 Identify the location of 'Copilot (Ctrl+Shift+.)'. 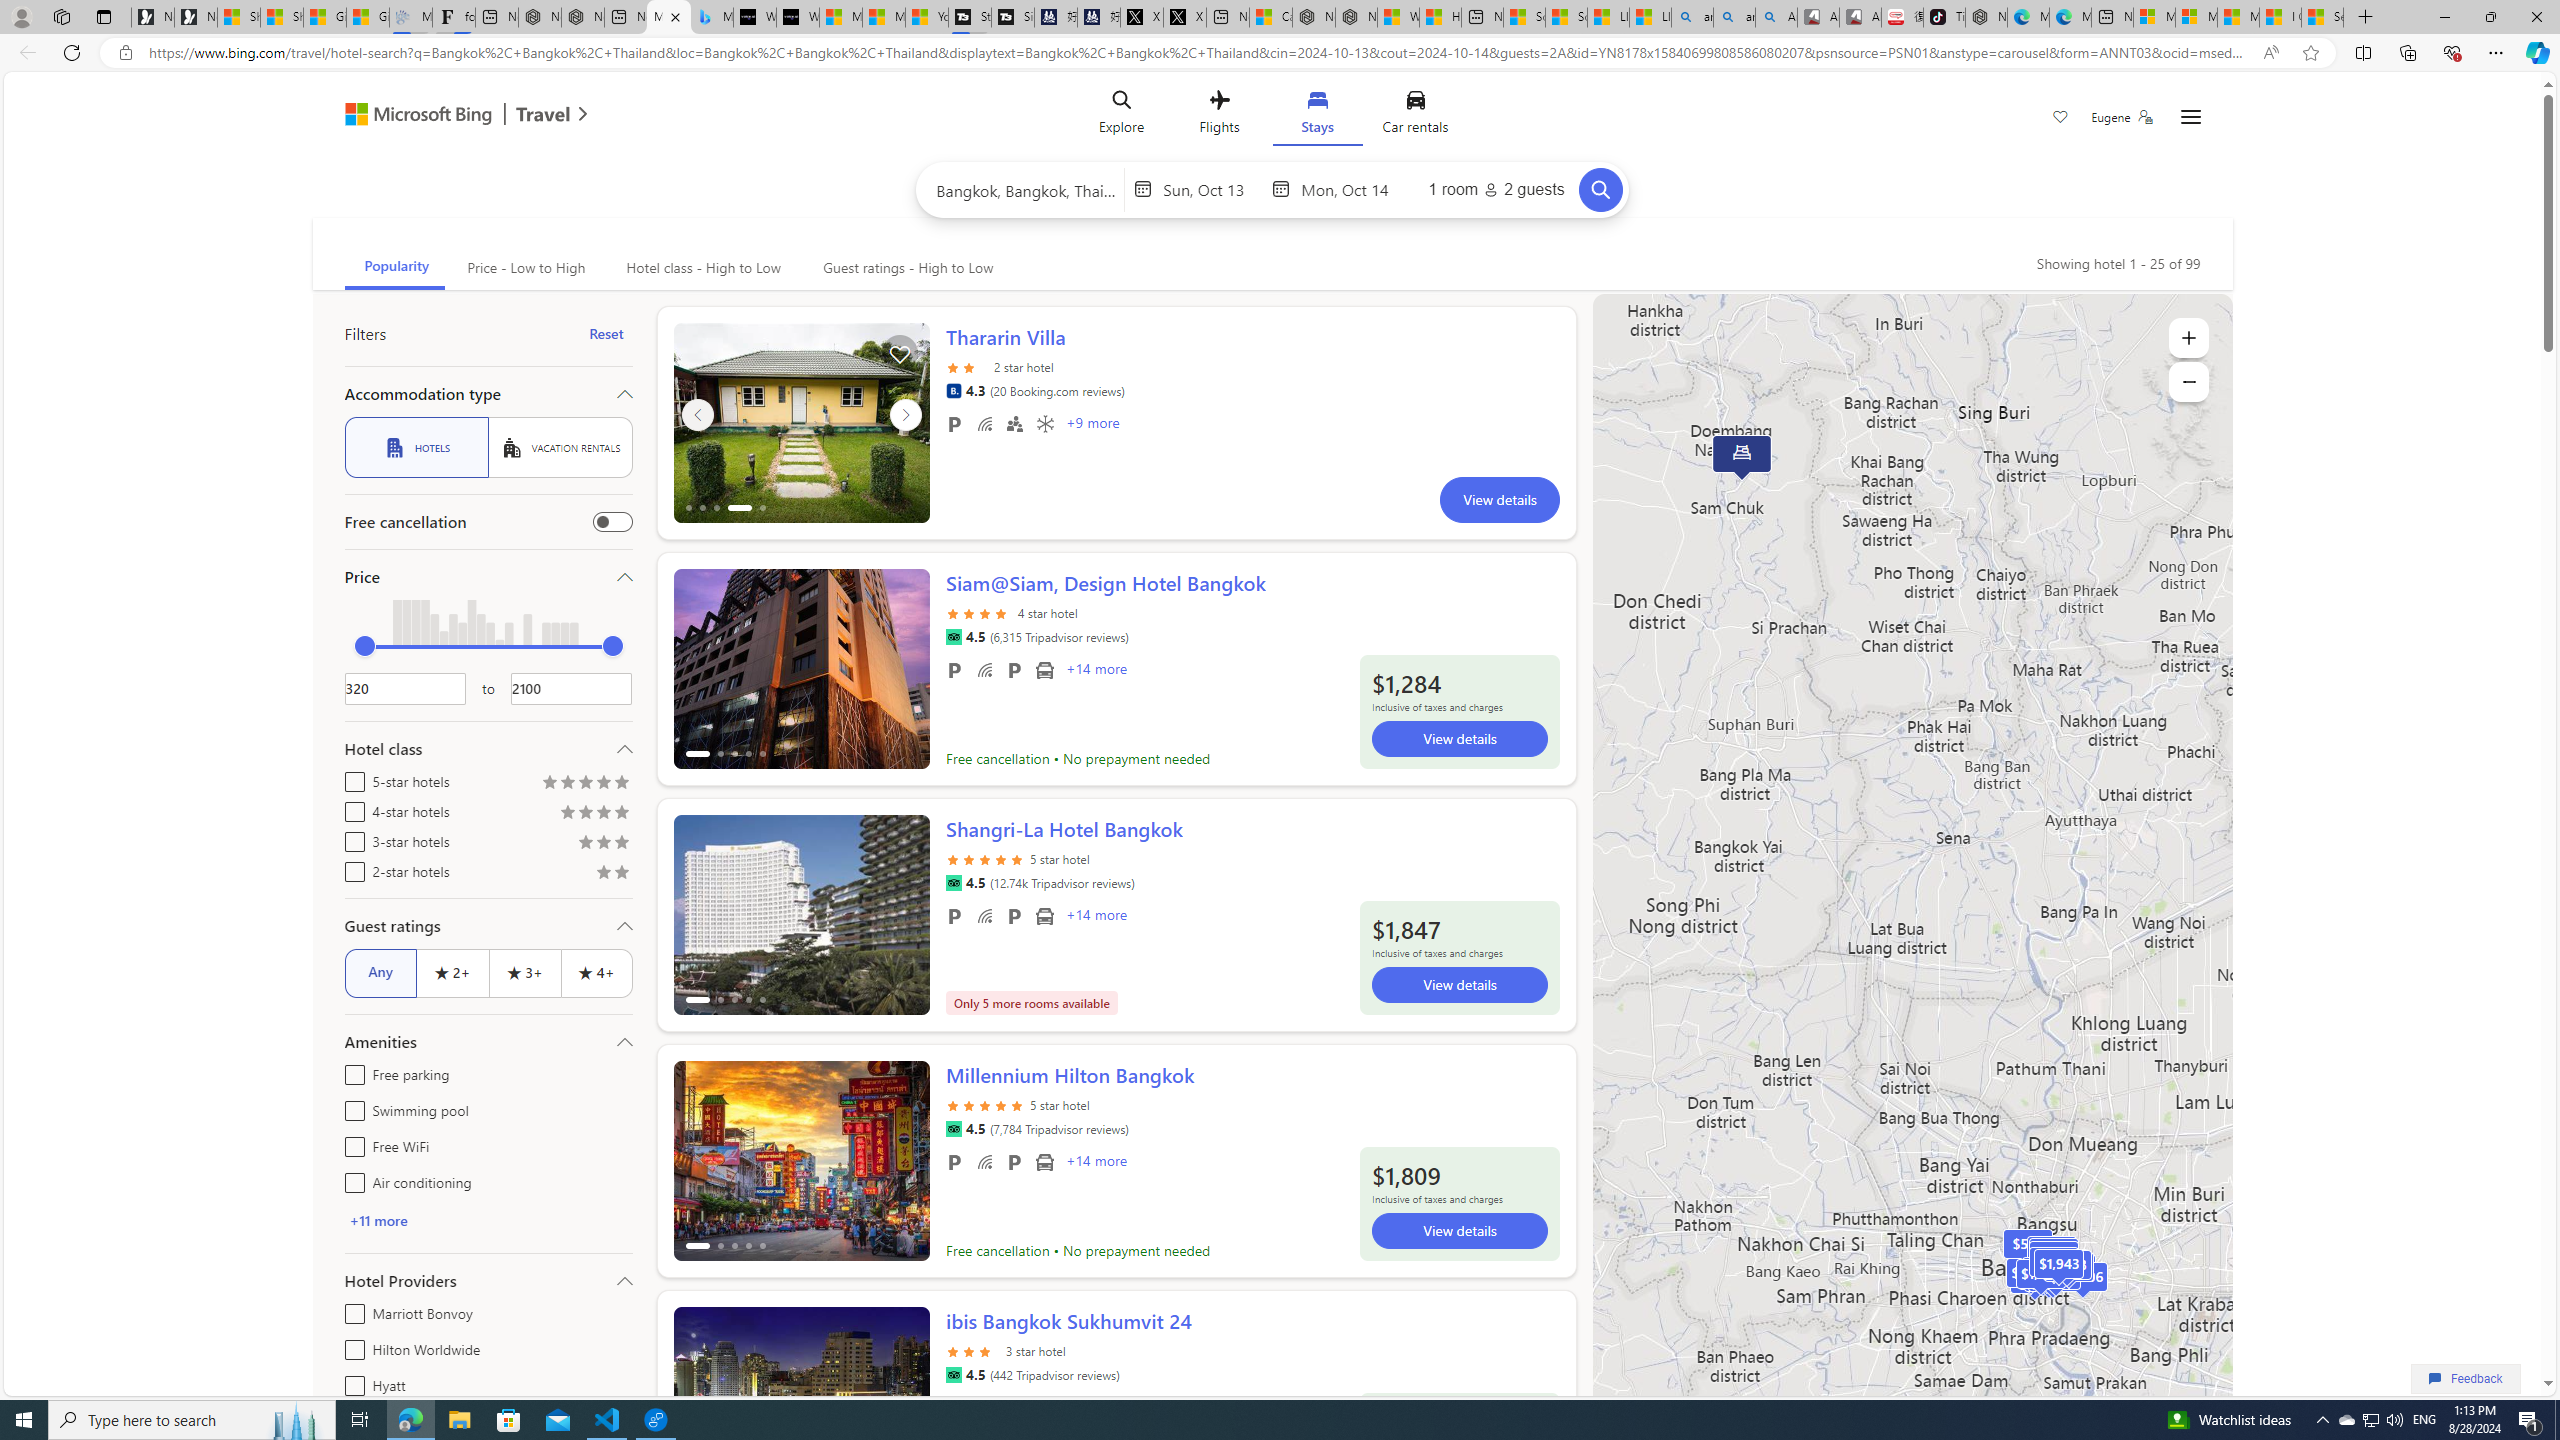
(2535, 51).